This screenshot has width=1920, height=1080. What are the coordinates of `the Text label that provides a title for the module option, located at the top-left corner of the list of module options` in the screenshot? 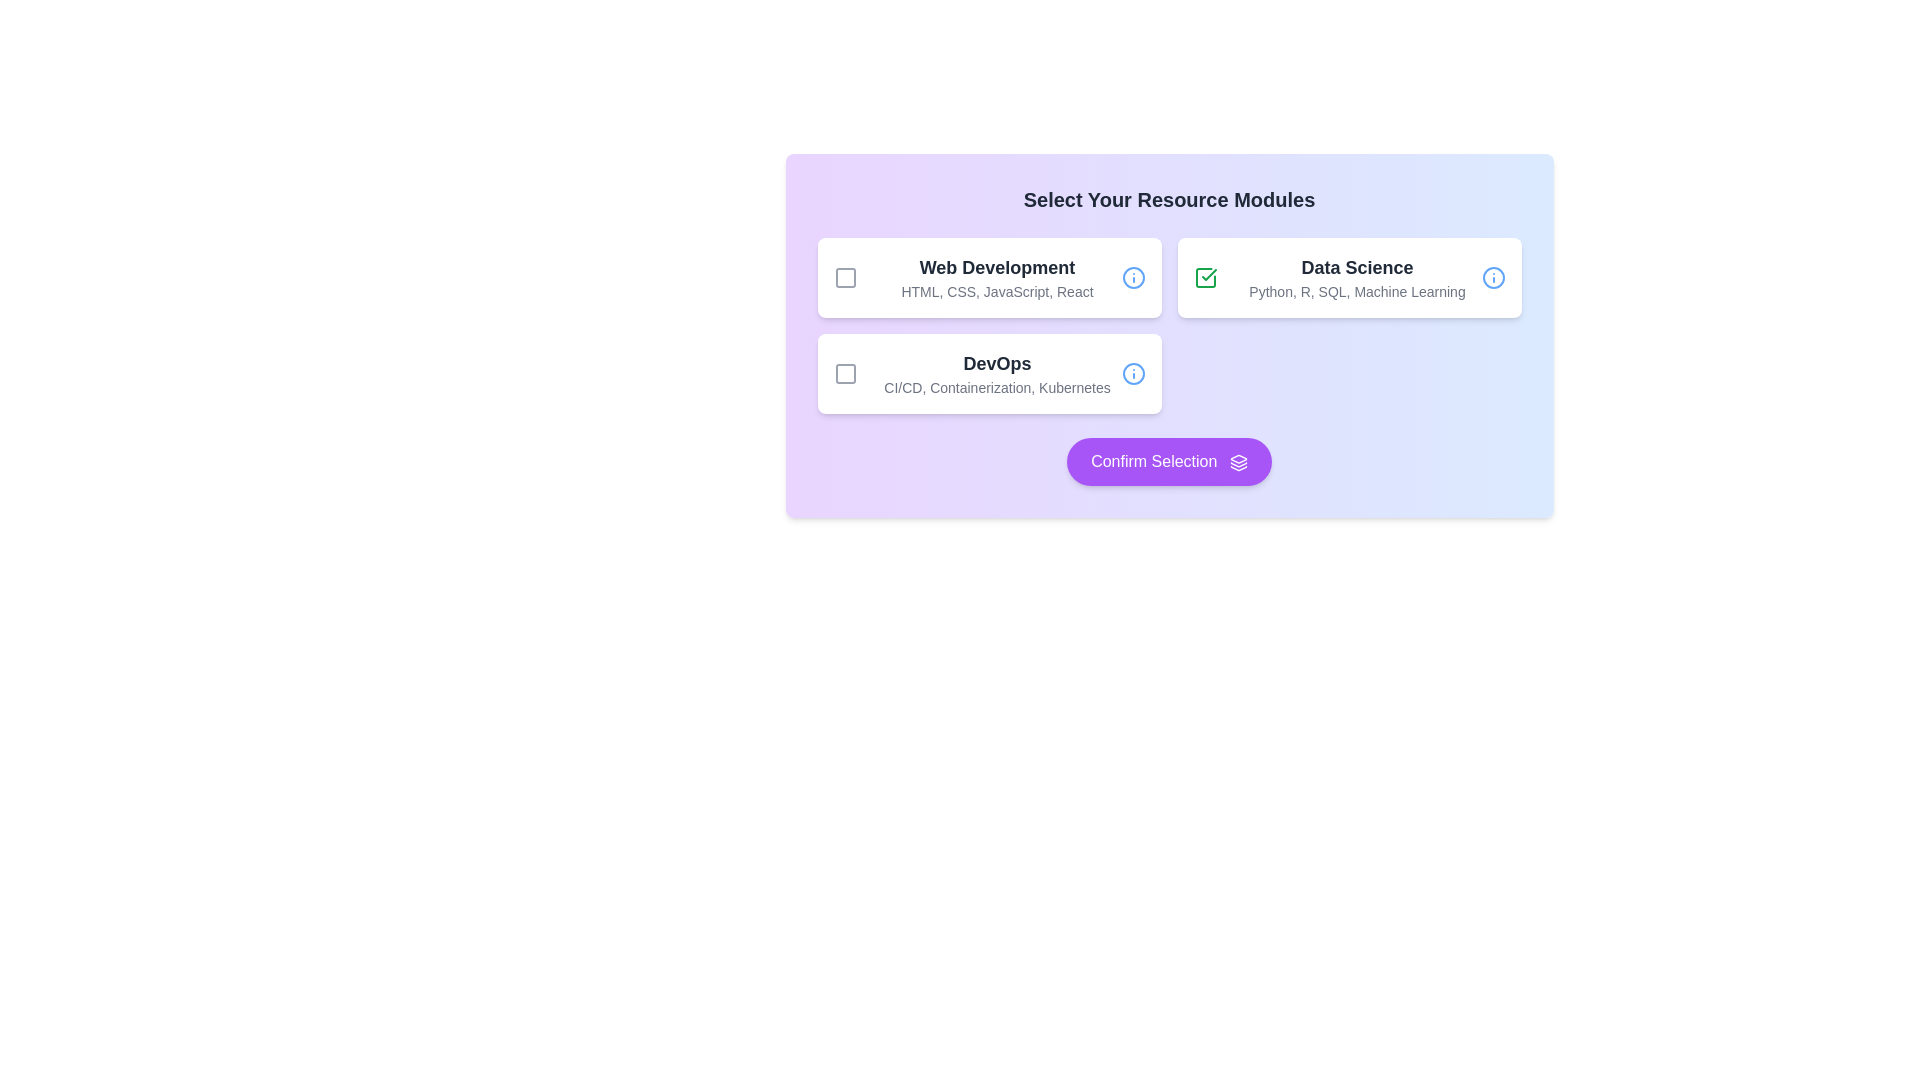 It's located at (997, 266).